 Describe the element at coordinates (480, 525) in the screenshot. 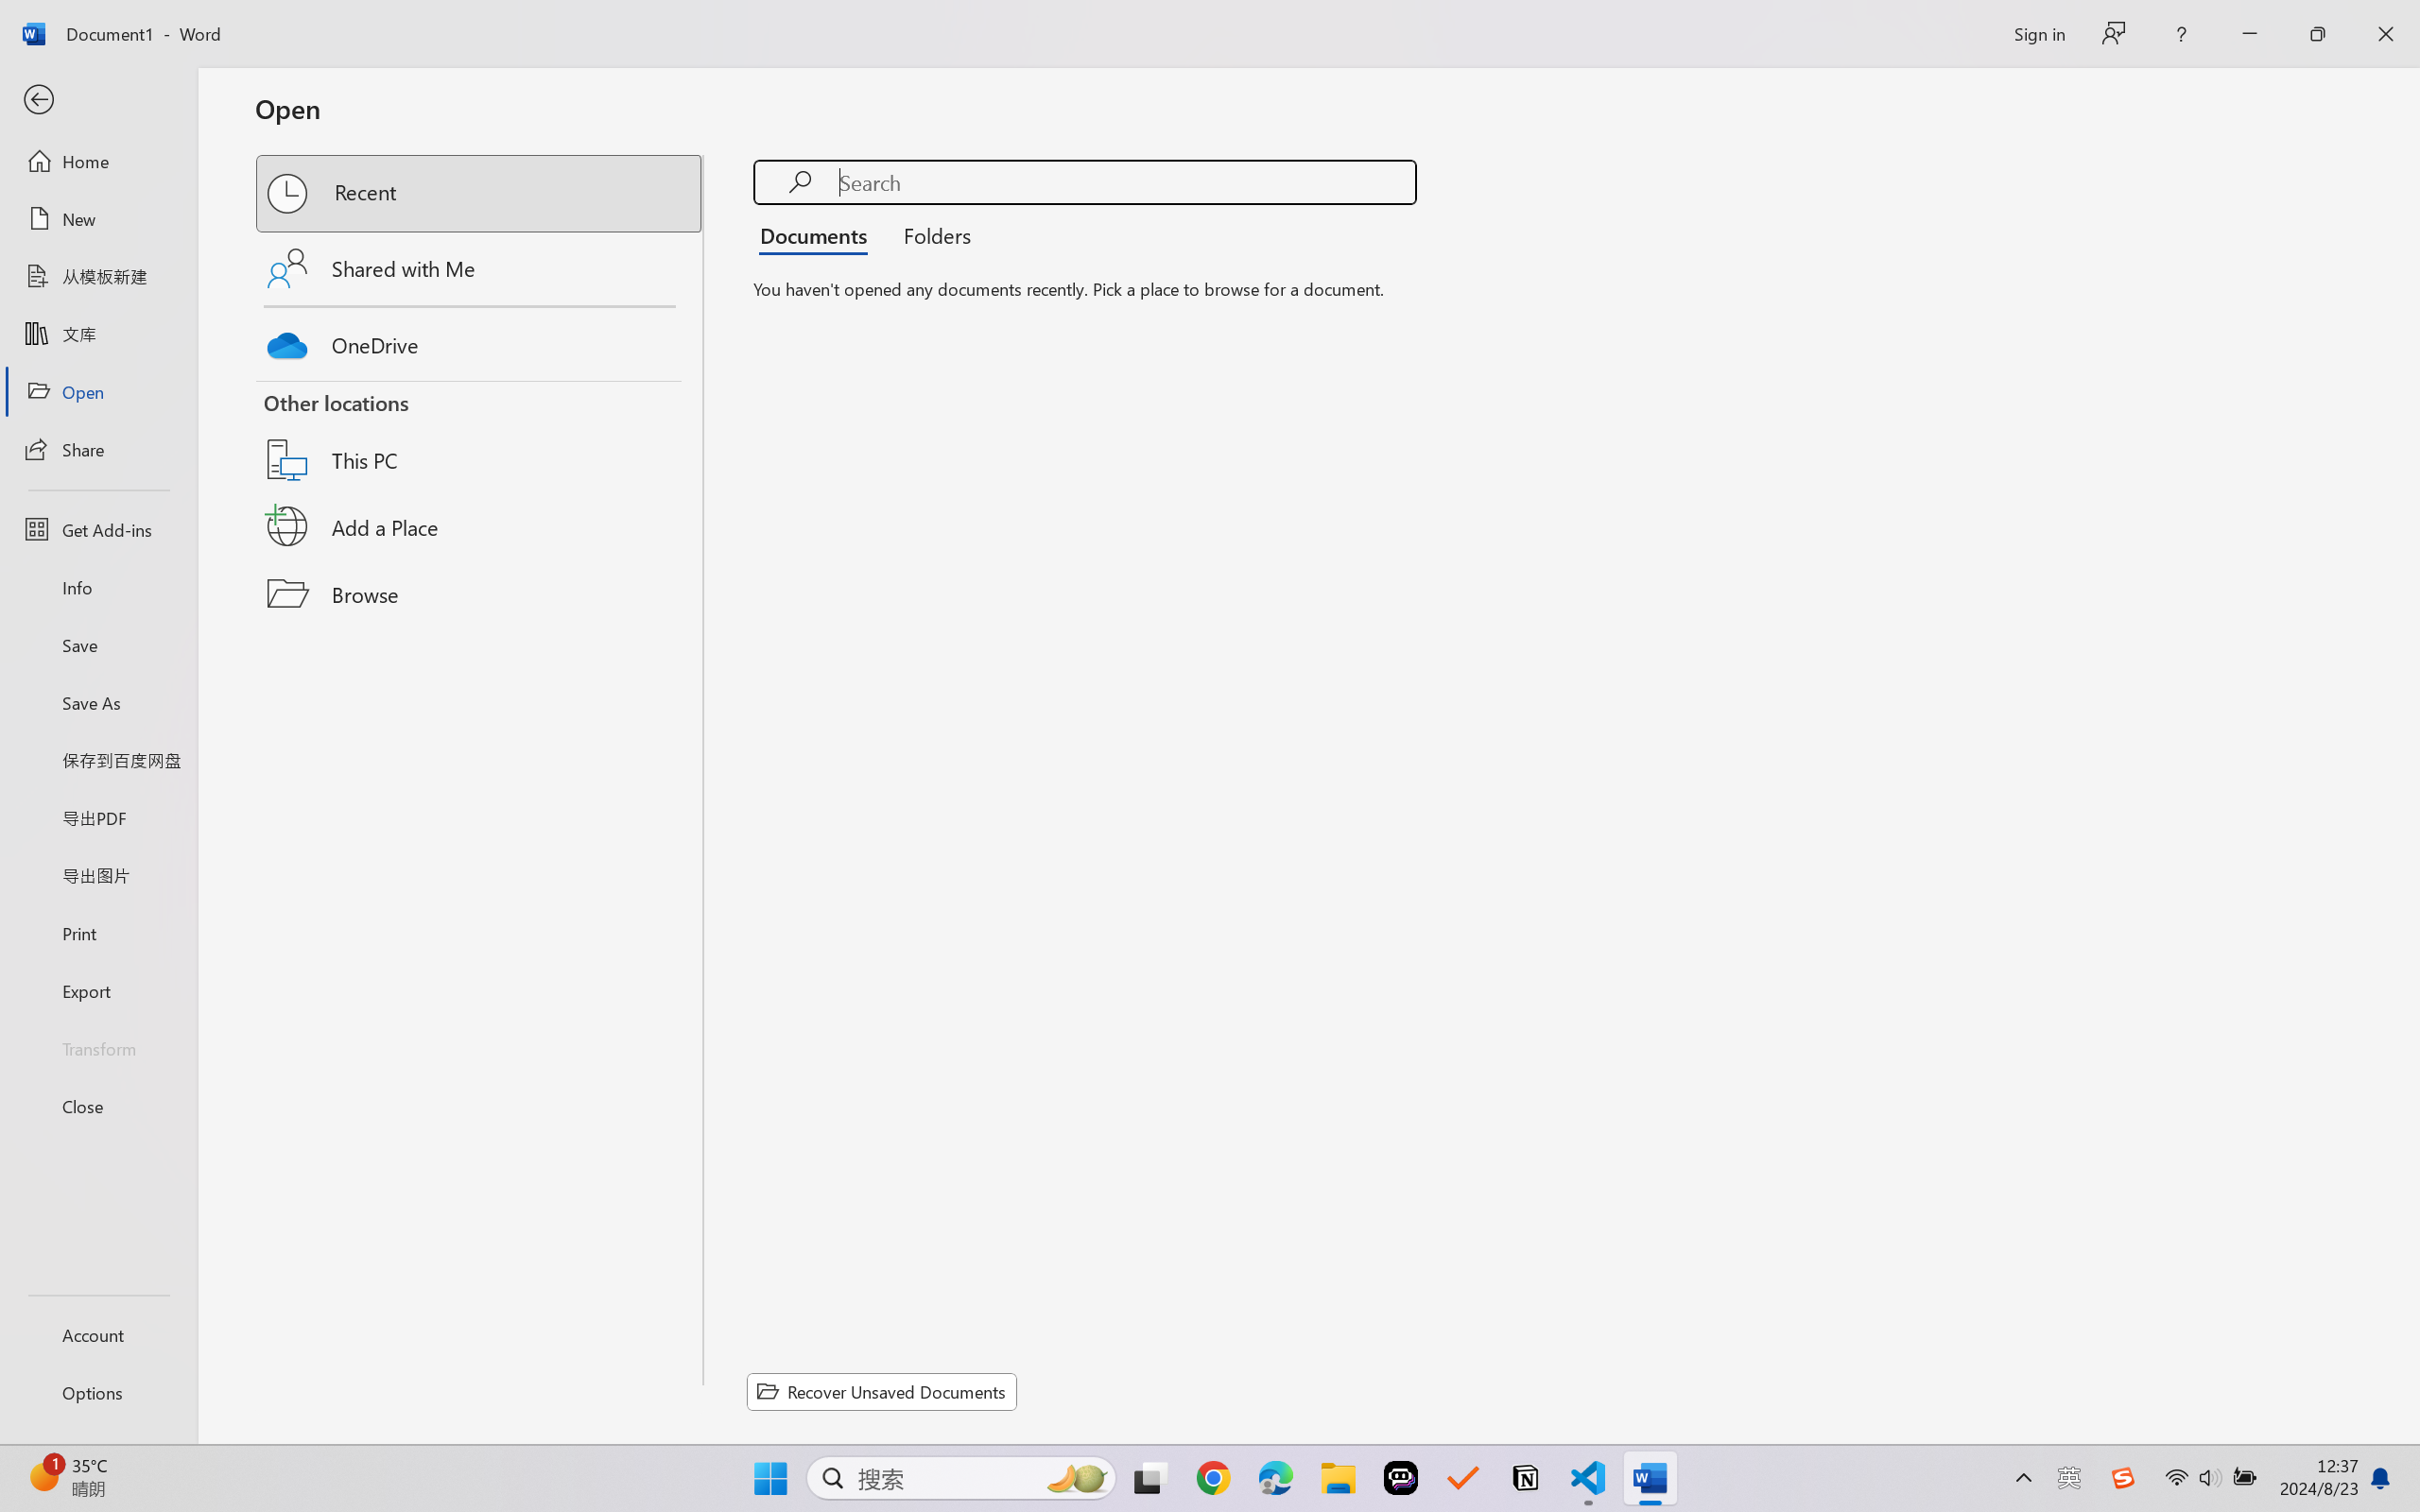

I see `'Add a Place'` at that location.